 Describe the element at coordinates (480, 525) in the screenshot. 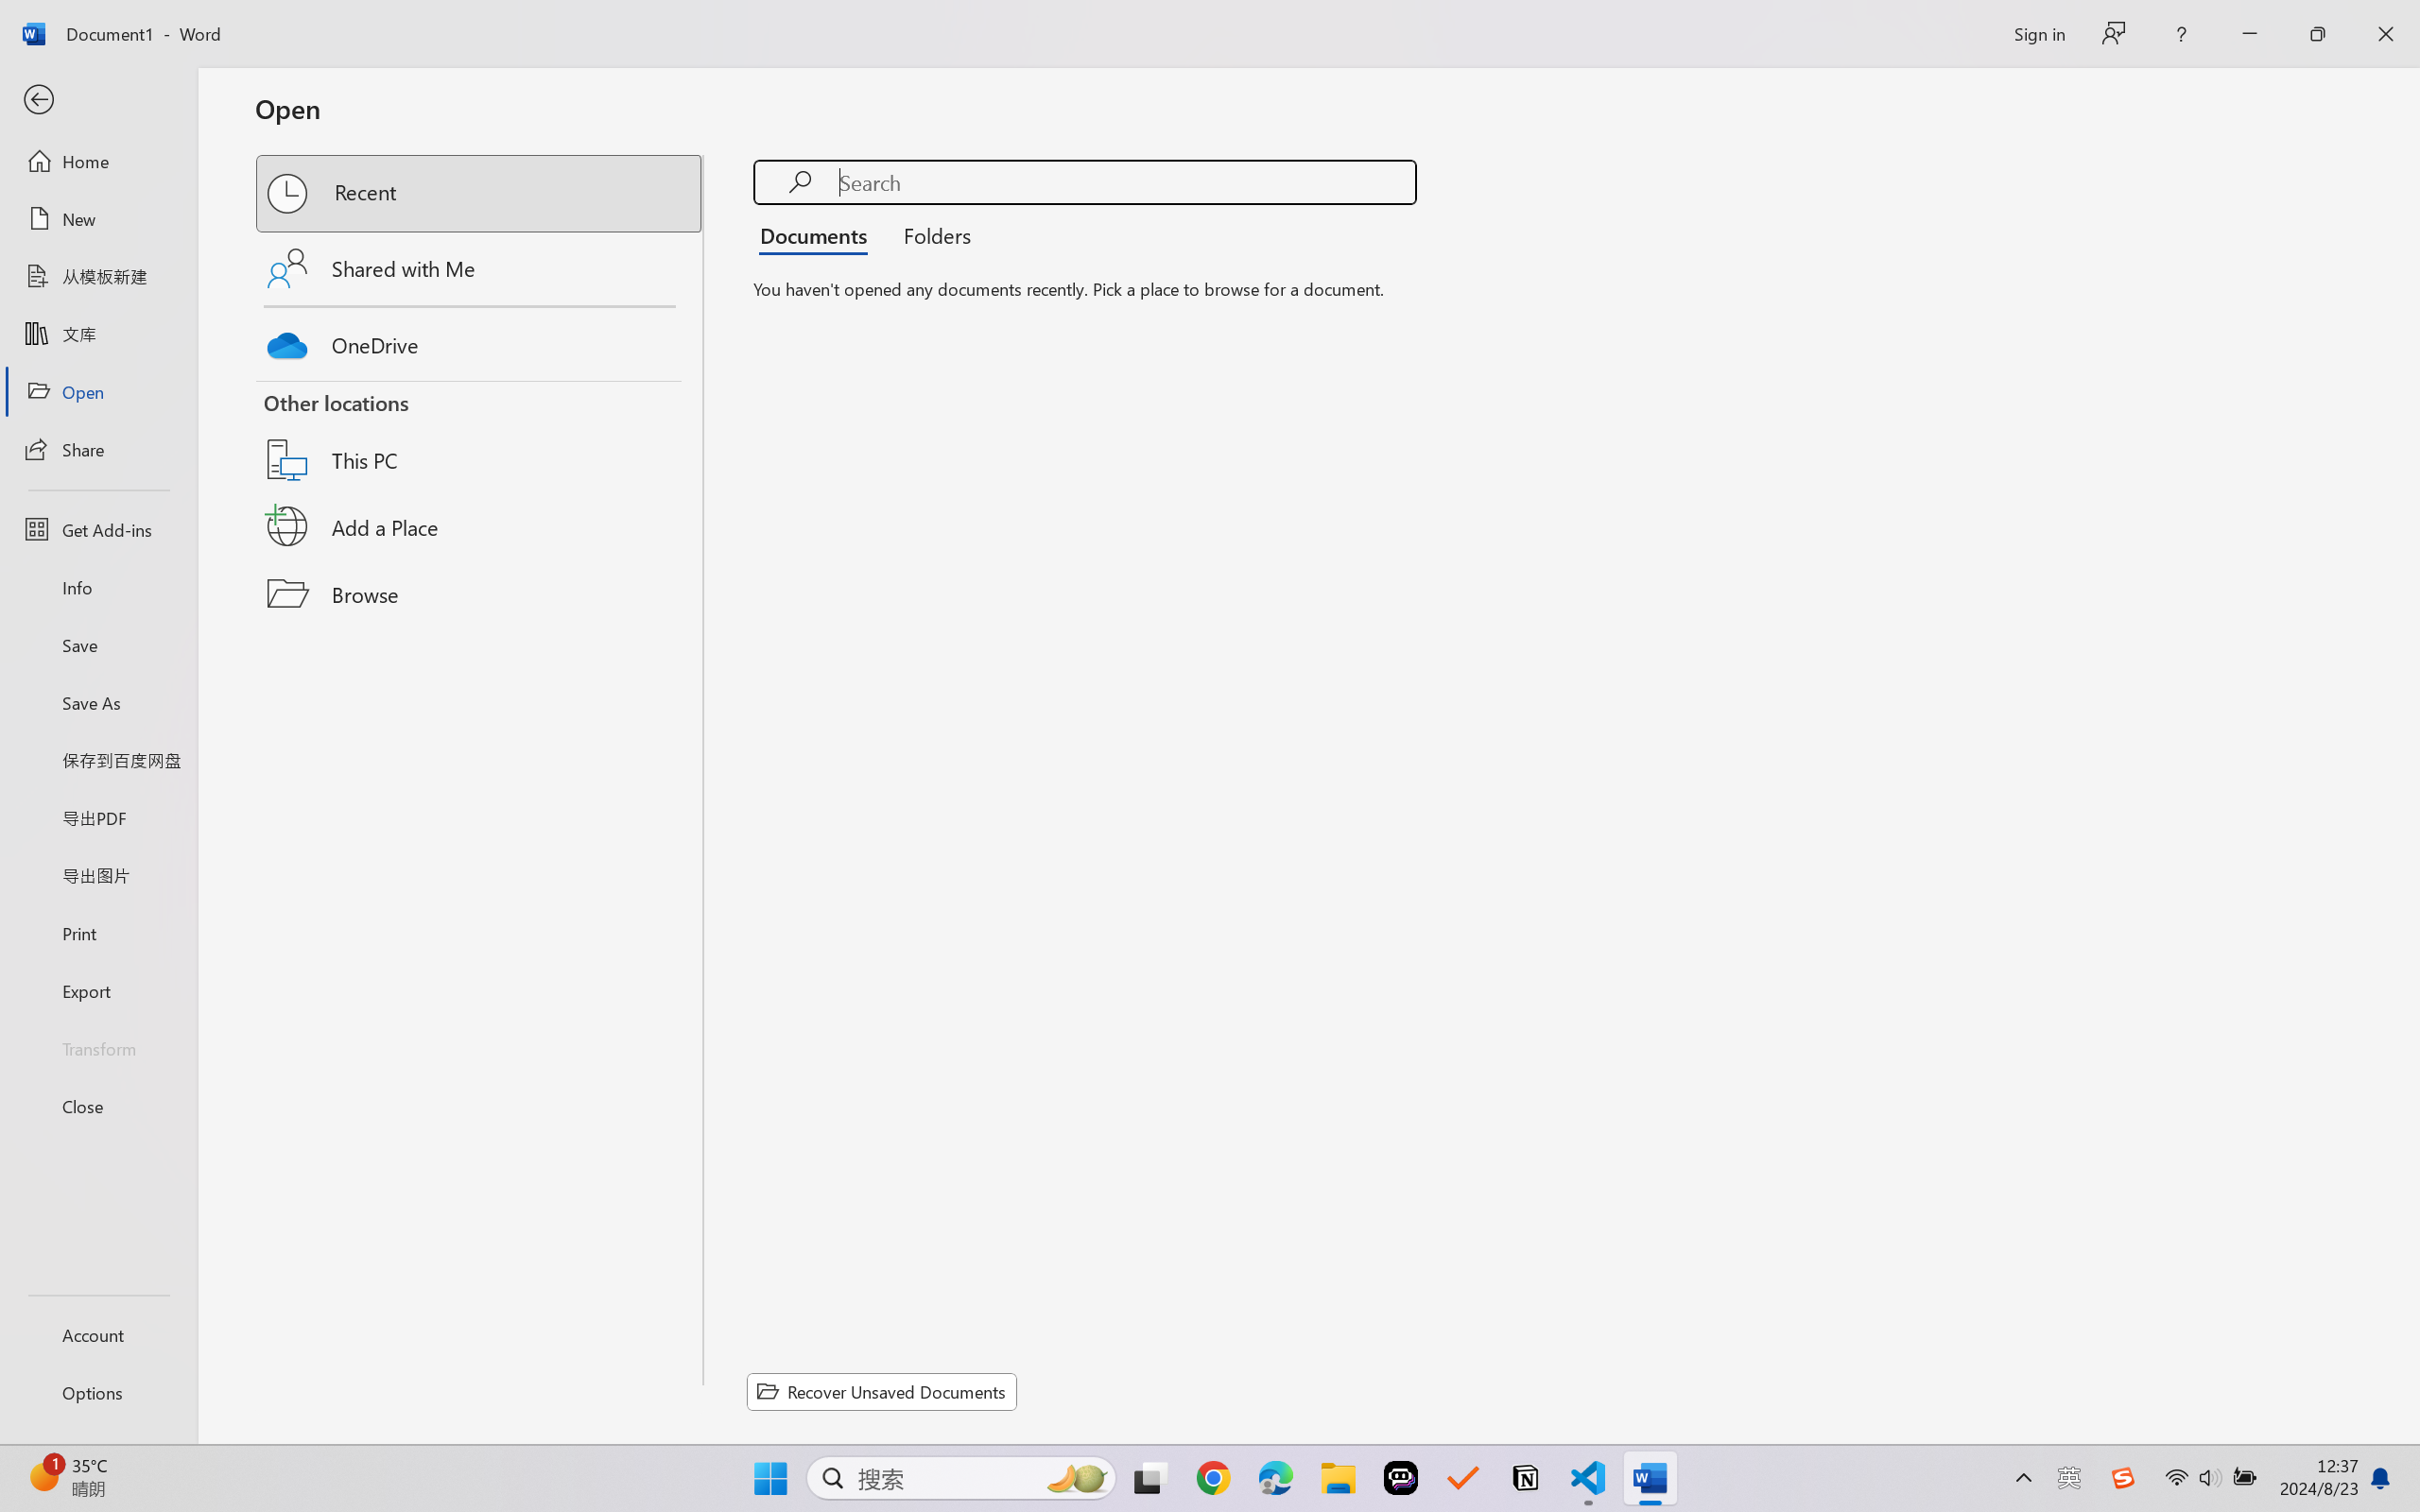

I see `'Add a Place'` at that location.